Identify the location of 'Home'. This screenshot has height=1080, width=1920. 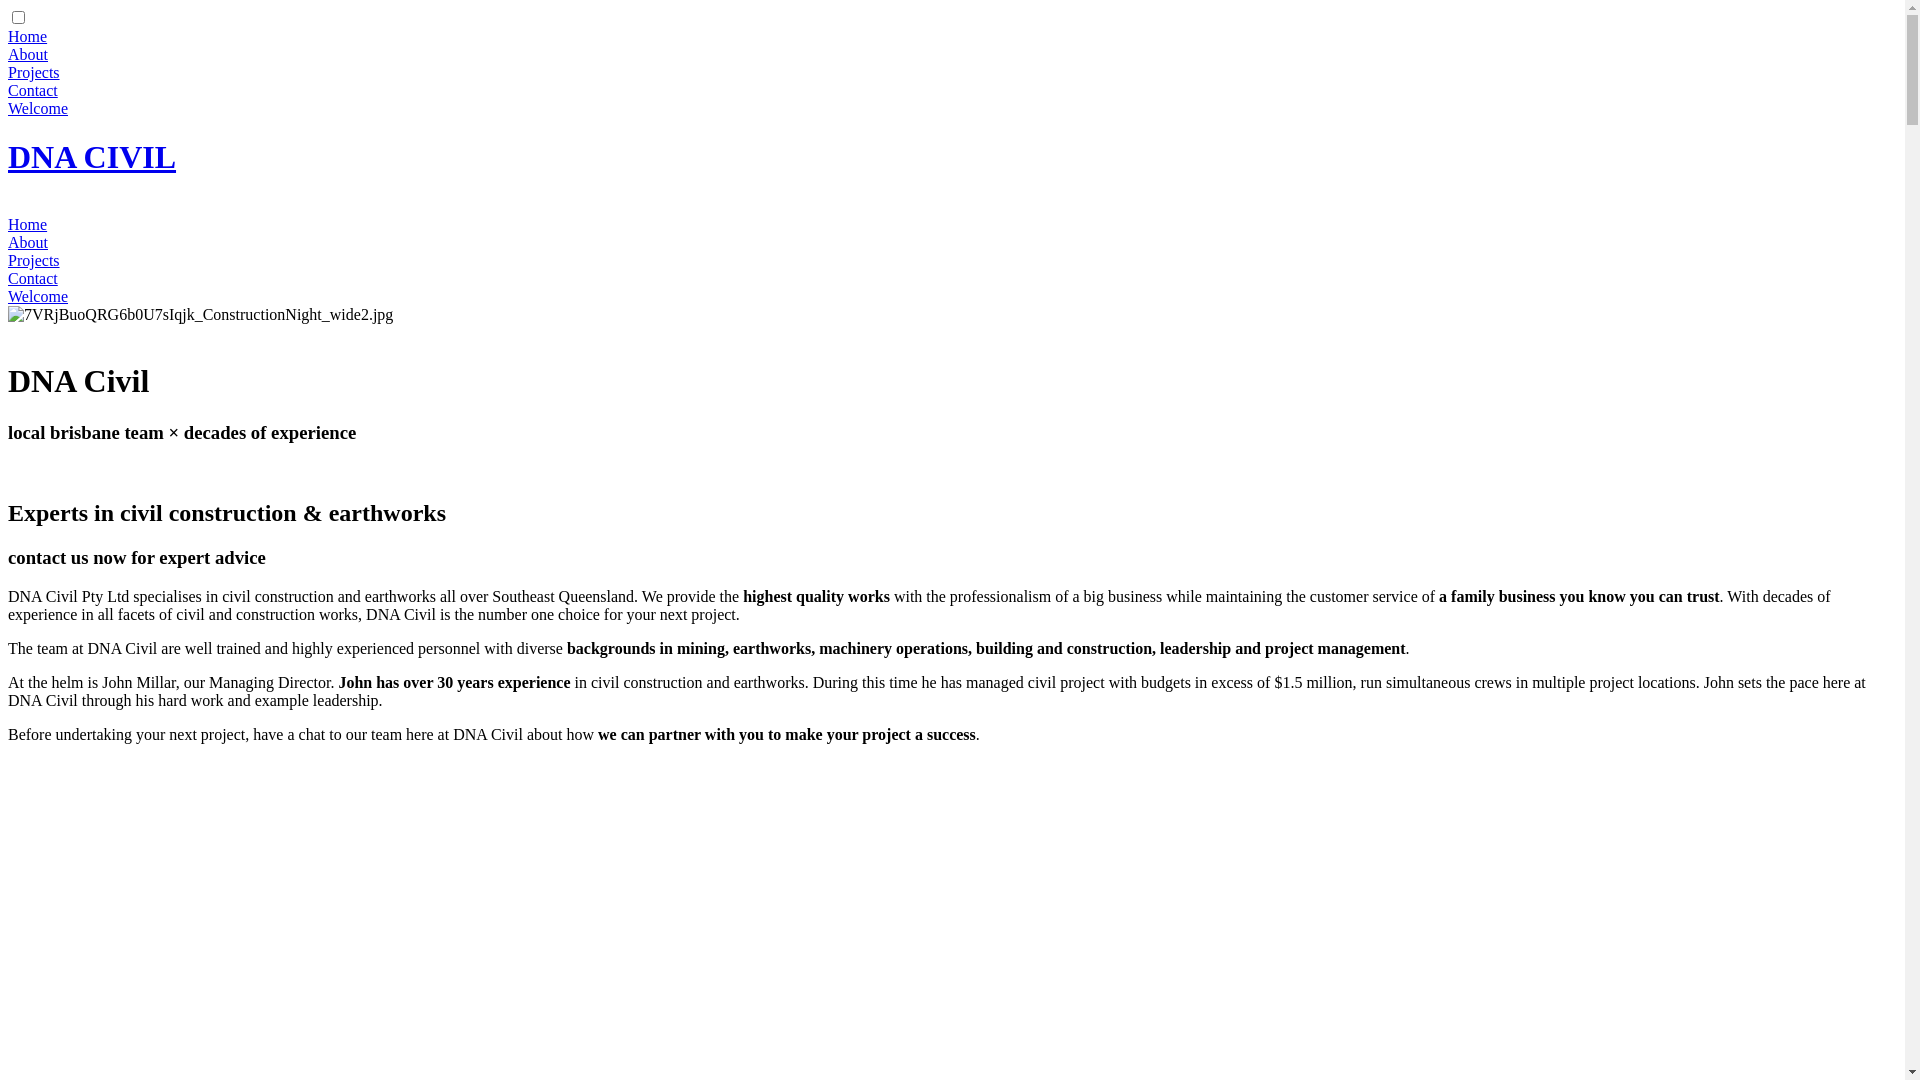
(27, 224).